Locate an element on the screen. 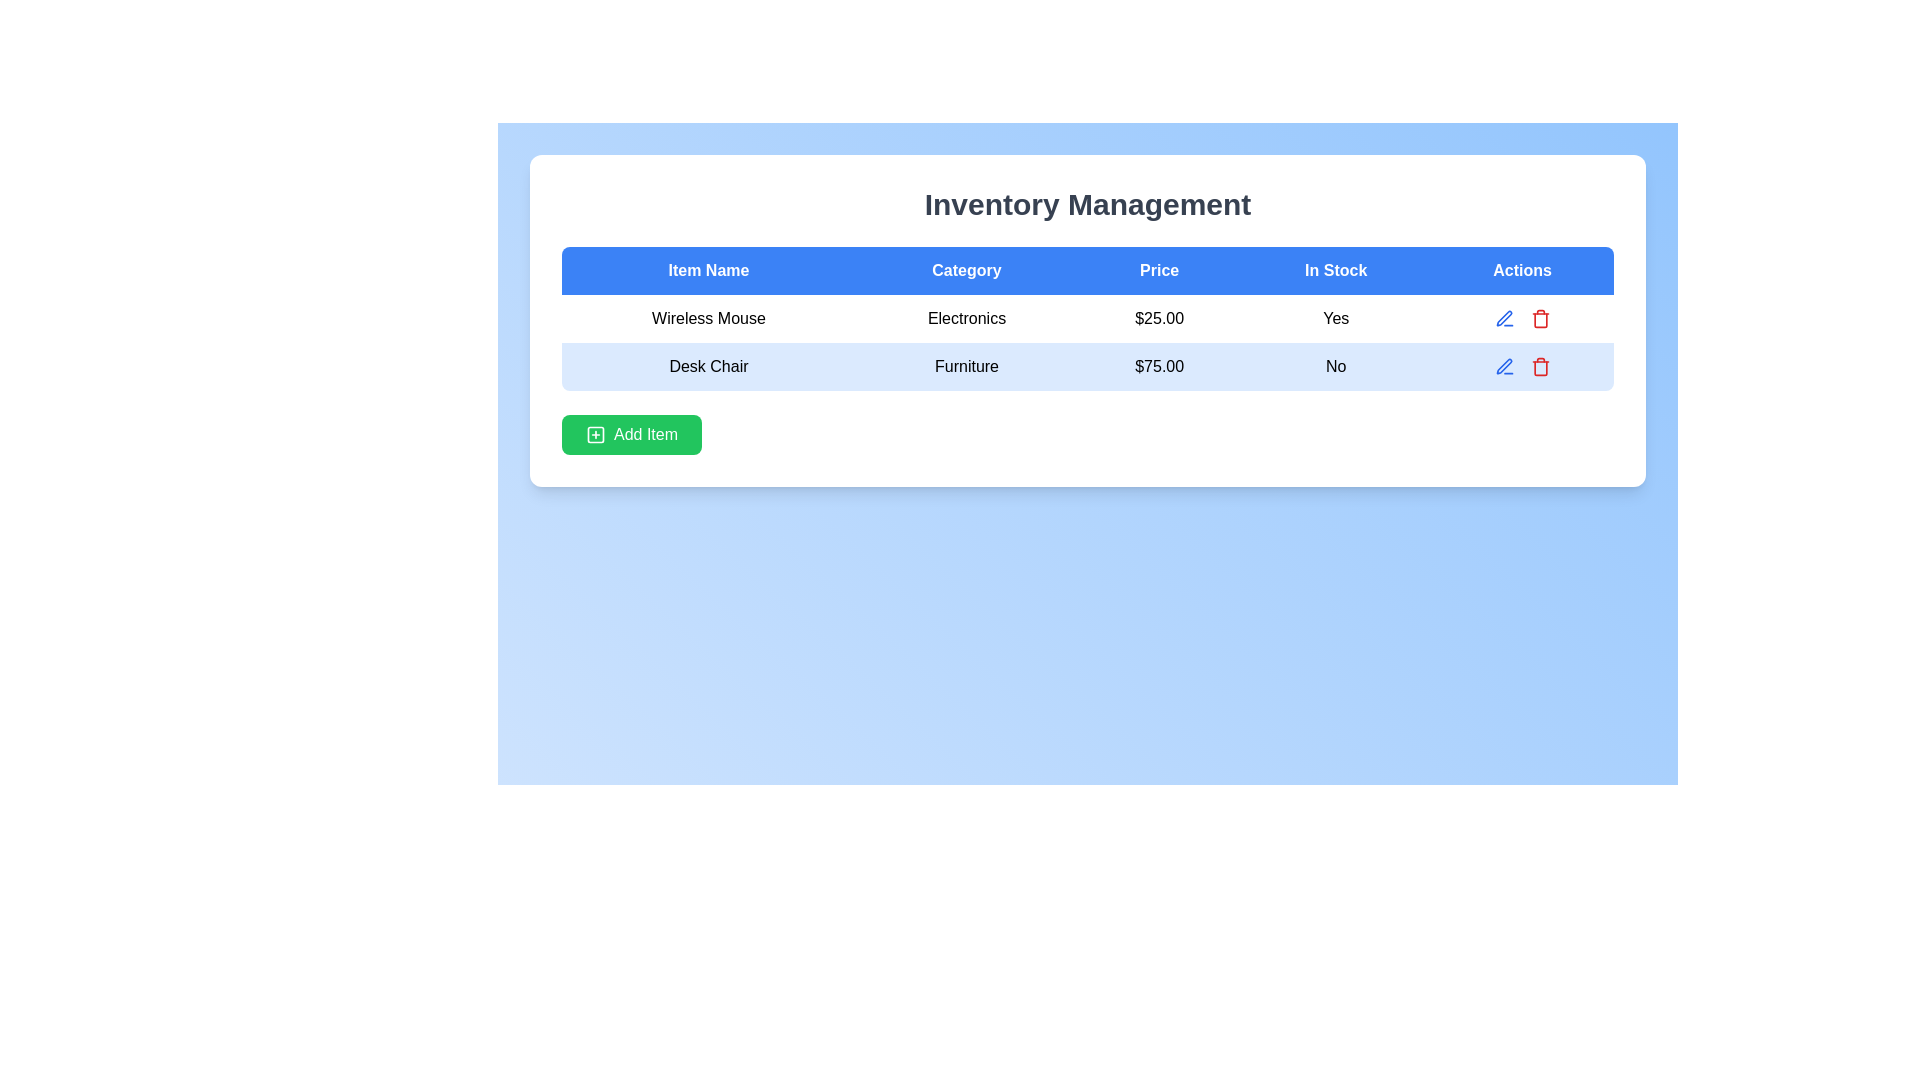 The width and height of the screenshot is (1920, 1080). the Table Header Cell that indicates the 'Price' column in the table, which is centrally aligned and located third from the left among its siblings is located at coordinates (1159, 270).